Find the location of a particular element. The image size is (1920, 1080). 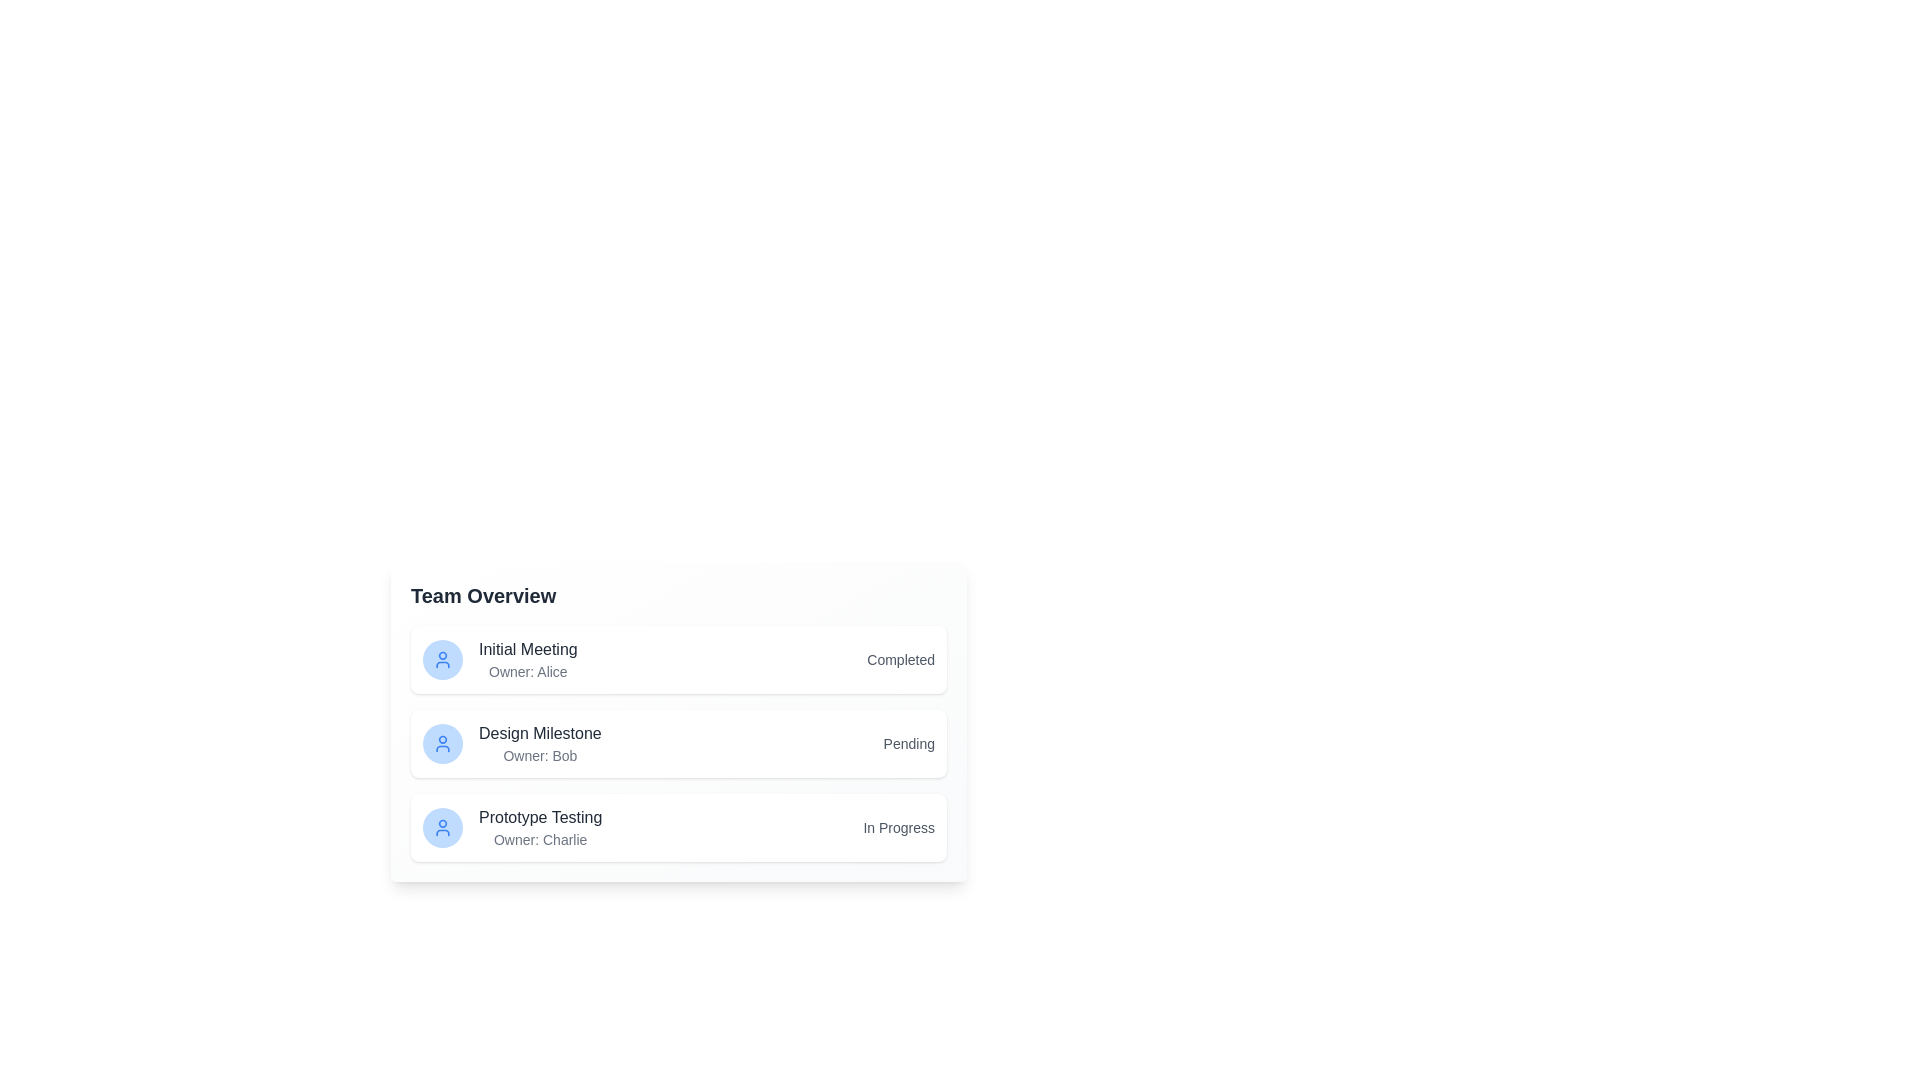

the text label that provides project information, specifically 'Prototype Testing' and 'Owner: Charlie', located in the 'Team Overview' section at the center-left of the layout is located at coordinates (540, 828).